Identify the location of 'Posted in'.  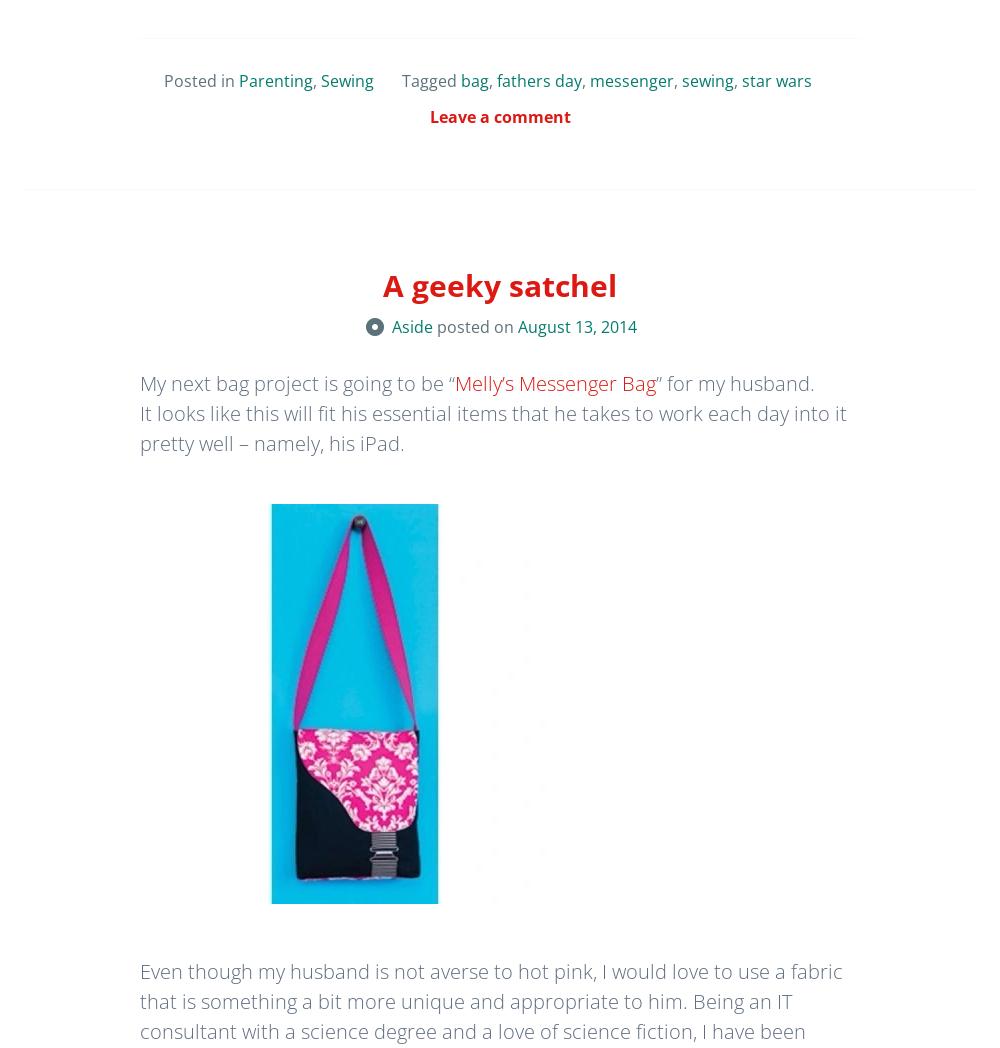
(200, 81).